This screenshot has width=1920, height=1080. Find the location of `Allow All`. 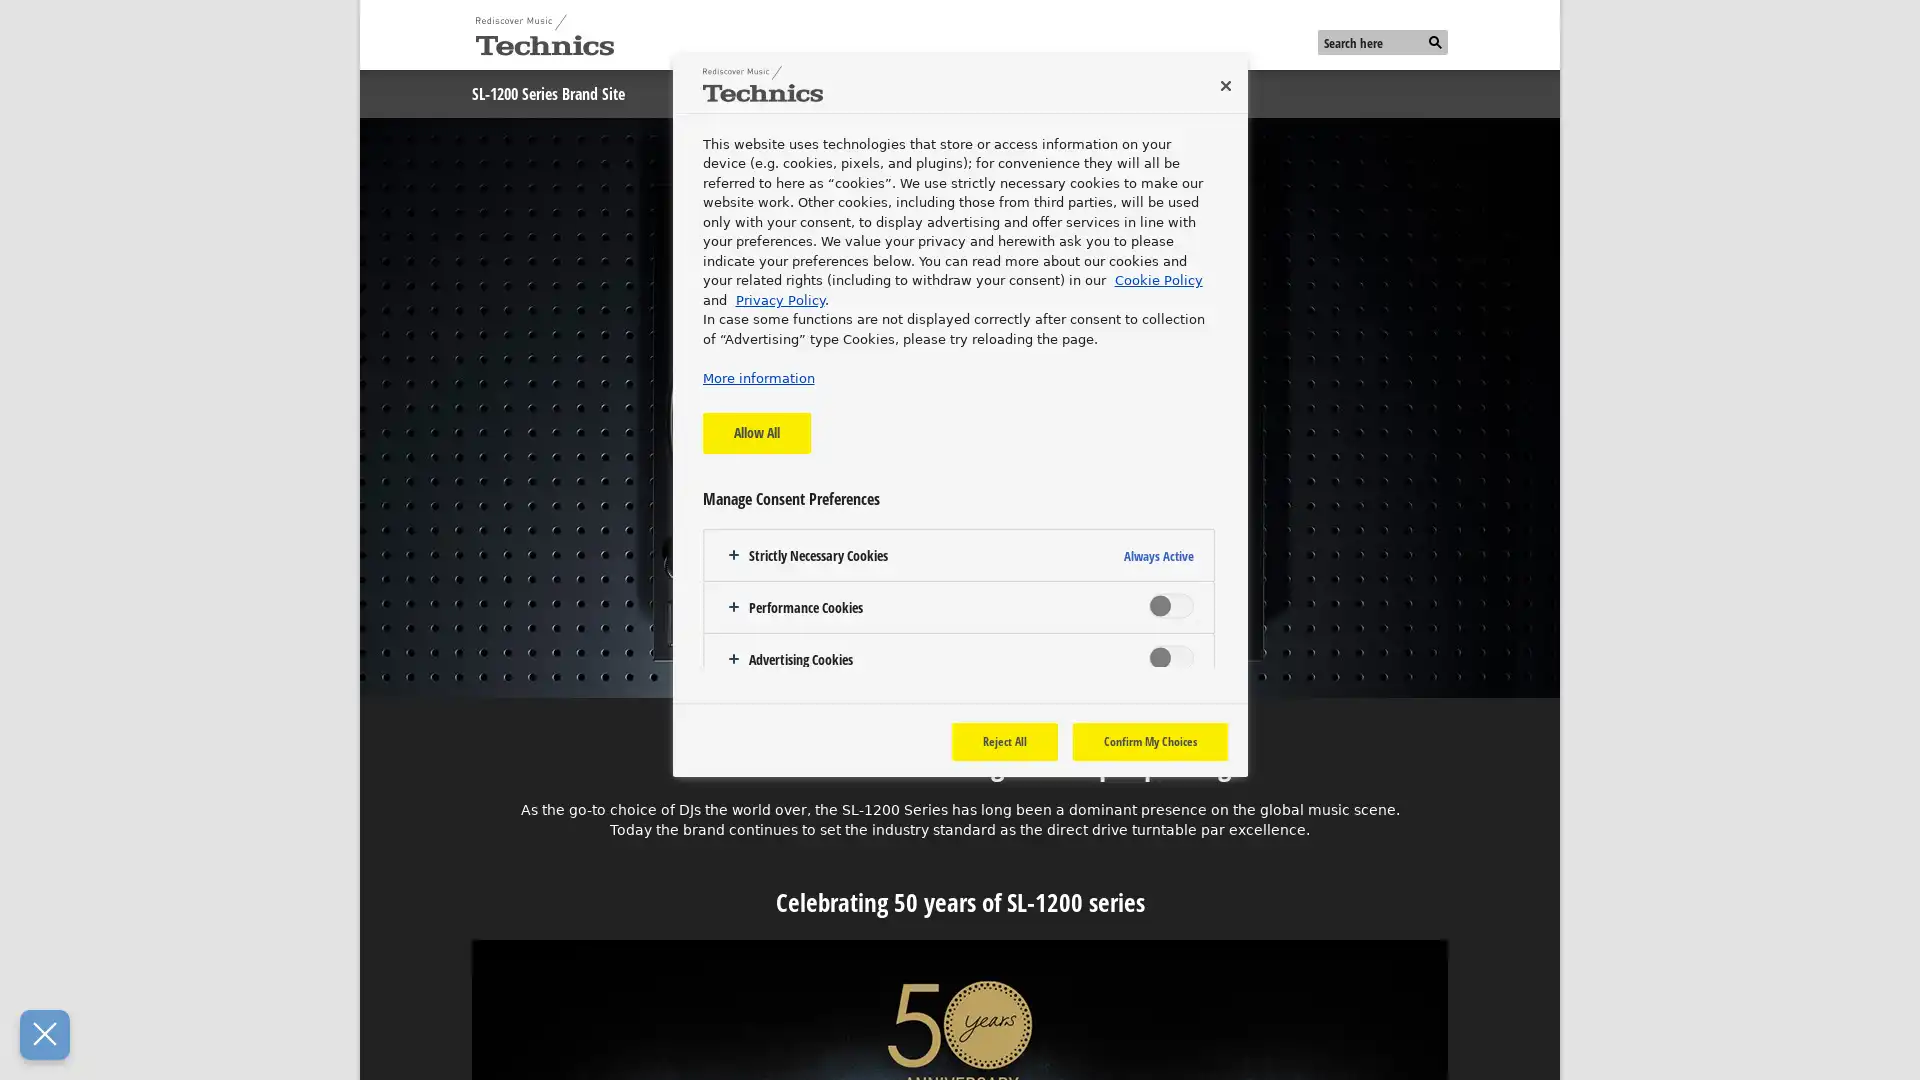

Allow All is located at coordinates (754, 431).